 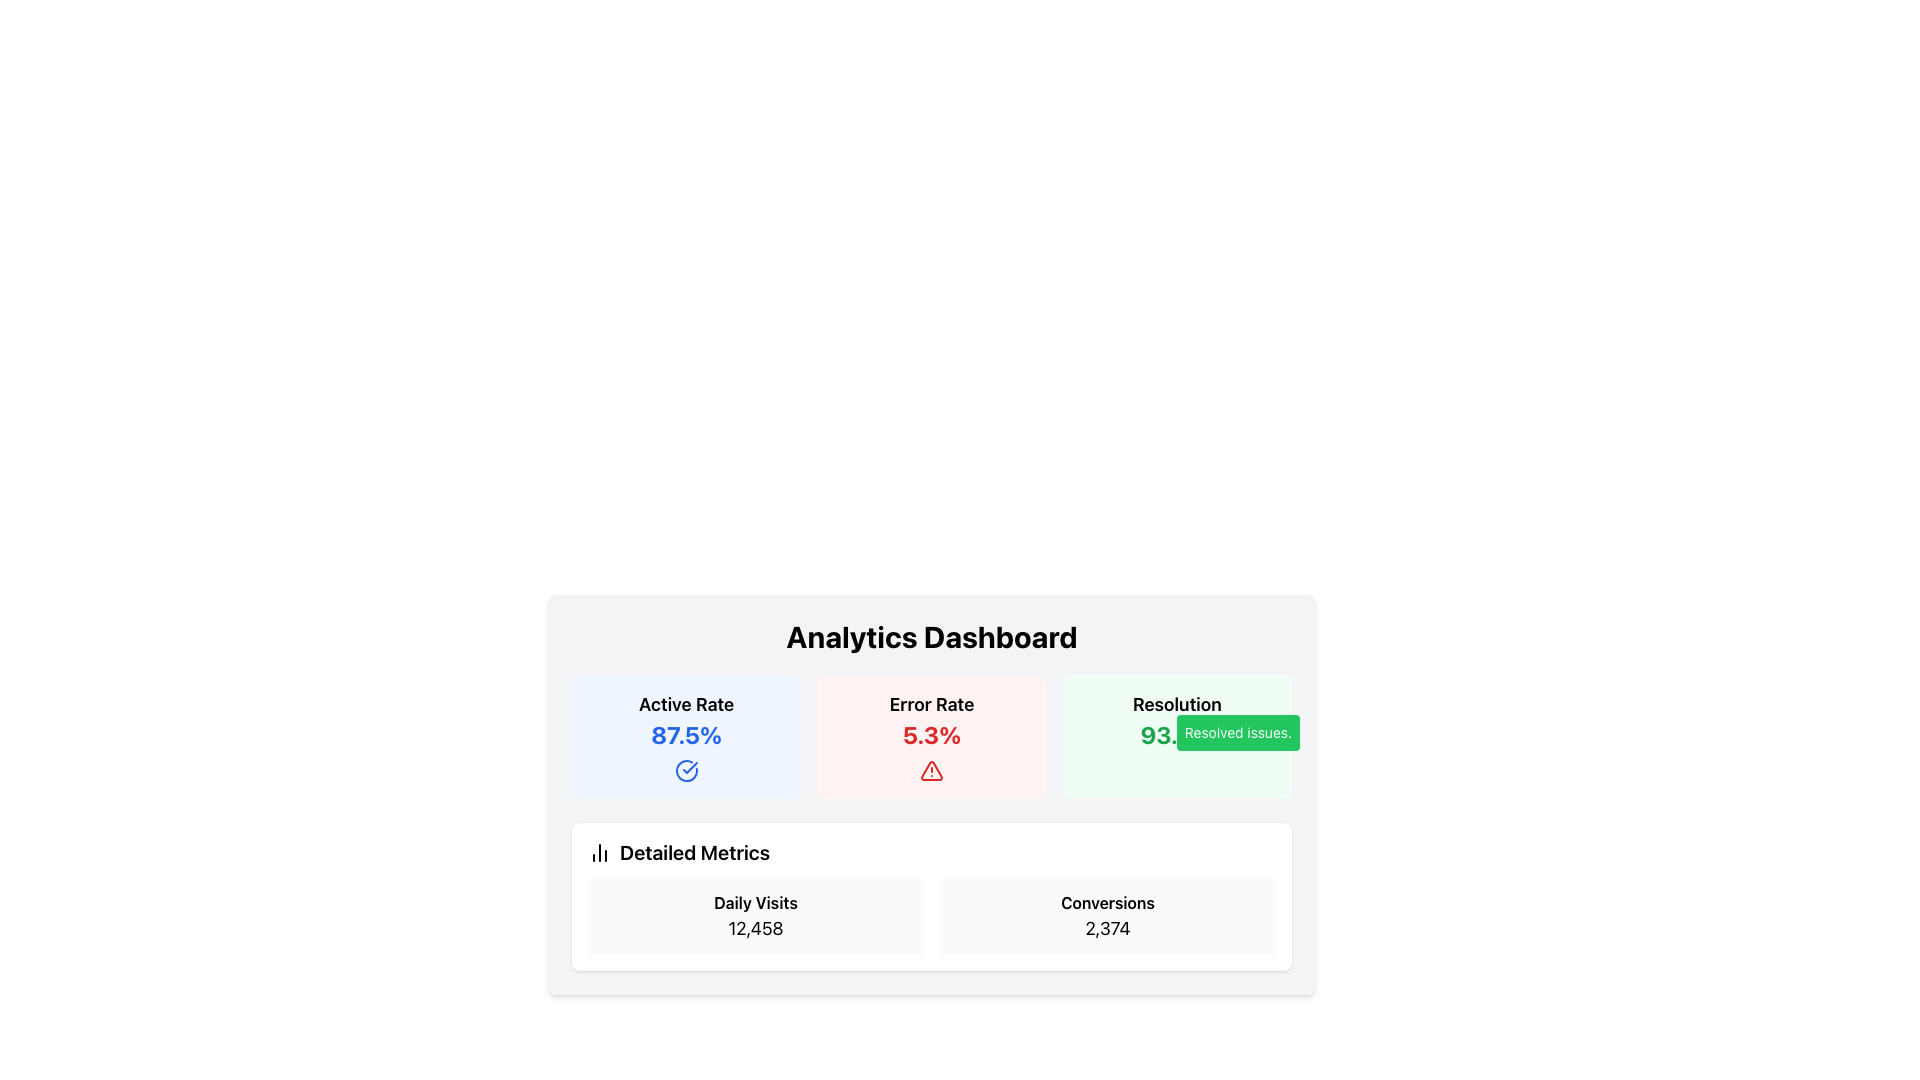 What do you see at coordinates (686, 770) in the screenshot?
I see `the status marker icon for the 'Active Rate' metric, located within the first card labeled 'Active Rate', positioned below the text '87.5%'` at bounding box center [686, 770].